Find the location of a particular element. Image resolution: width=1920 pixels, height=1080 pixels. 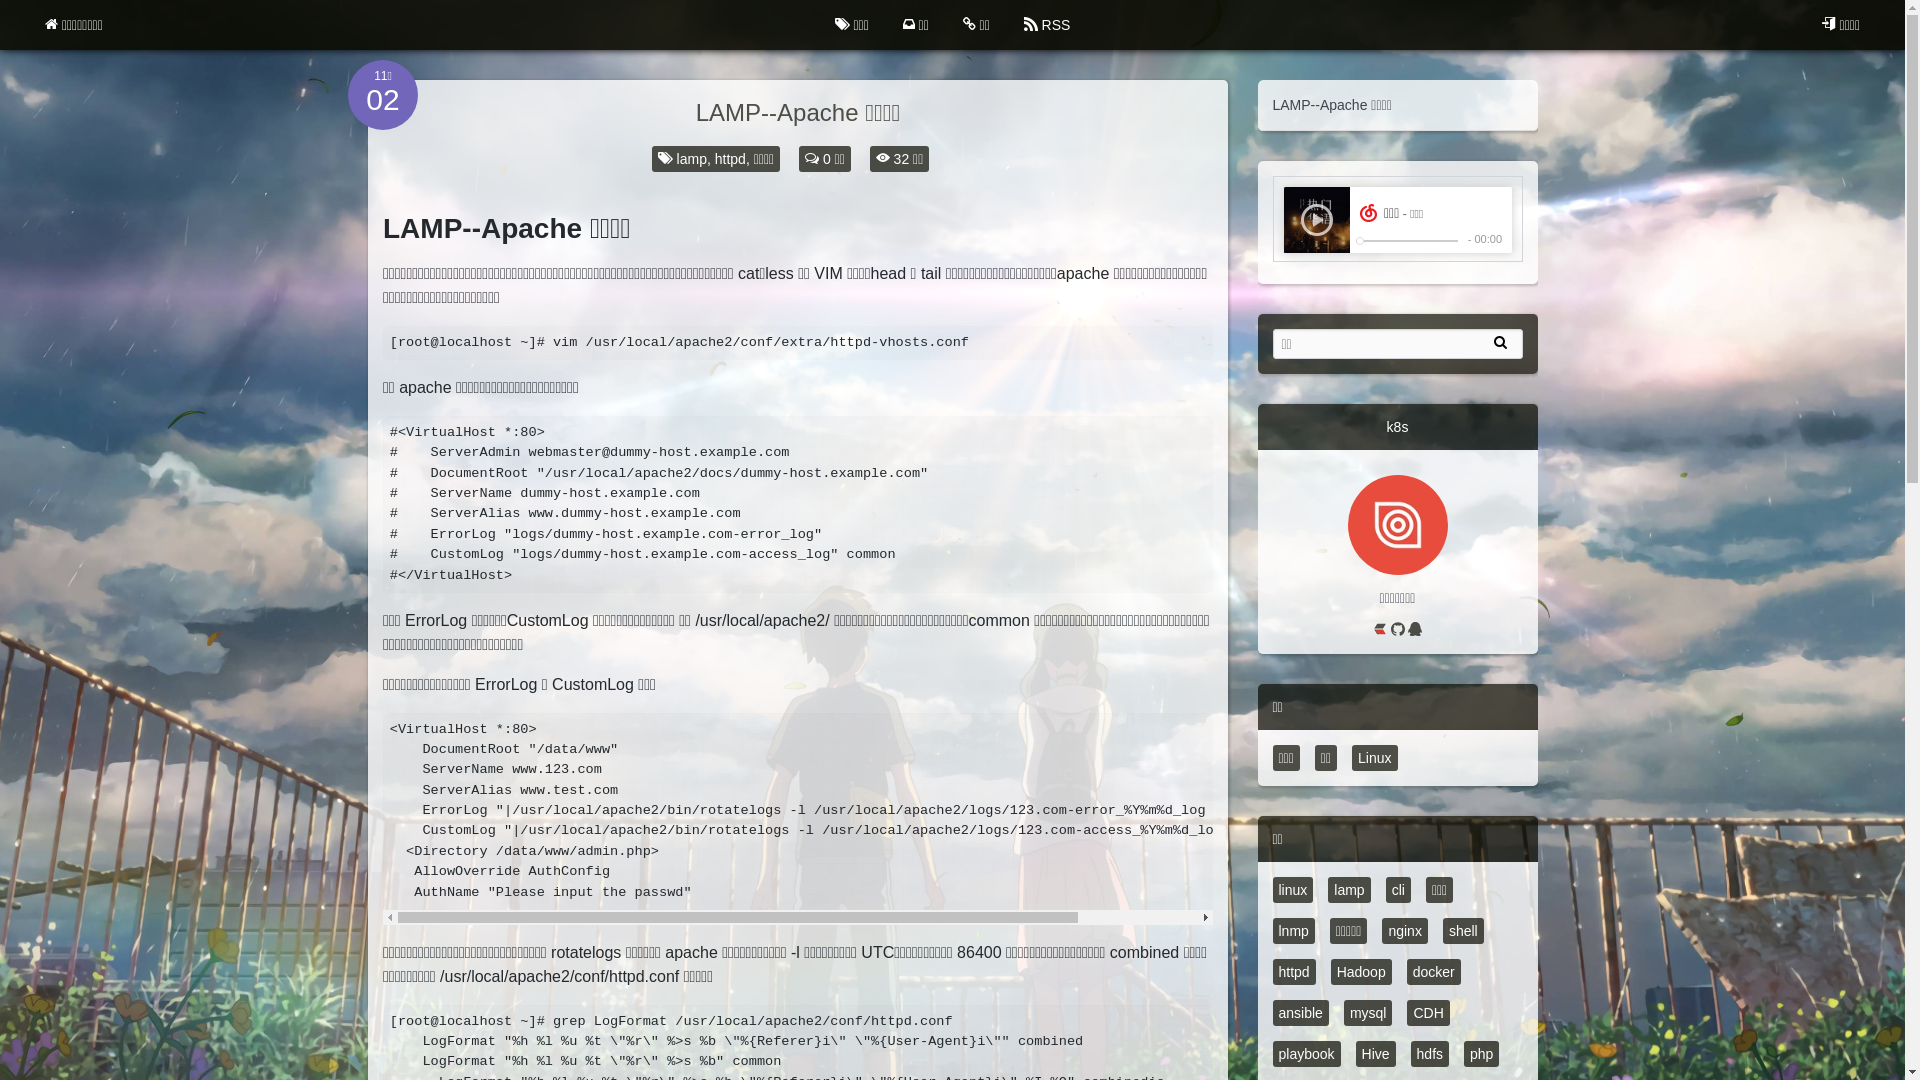

'Hive' is located at coordinates (1375, 1052).